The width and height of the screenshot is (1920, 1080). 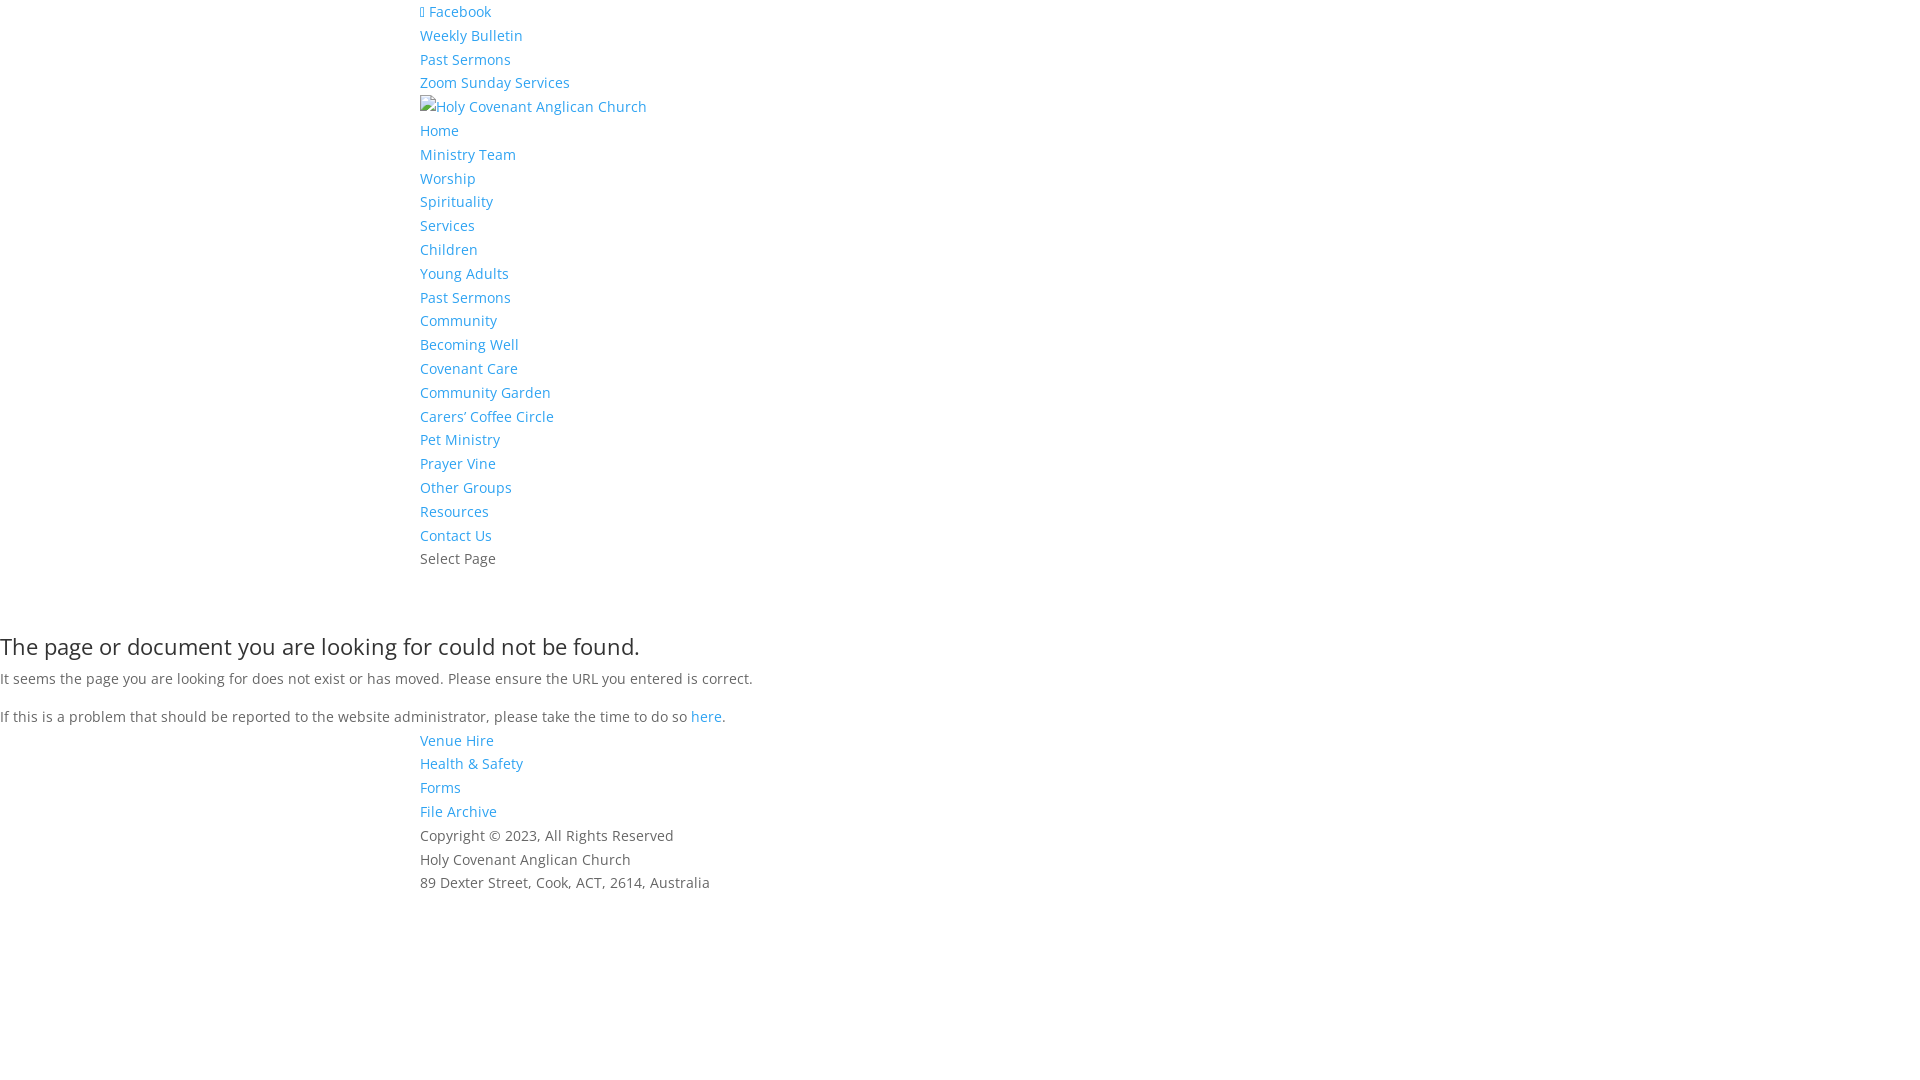 I want to click on 'Community Garden', so click(x=485, y=392).